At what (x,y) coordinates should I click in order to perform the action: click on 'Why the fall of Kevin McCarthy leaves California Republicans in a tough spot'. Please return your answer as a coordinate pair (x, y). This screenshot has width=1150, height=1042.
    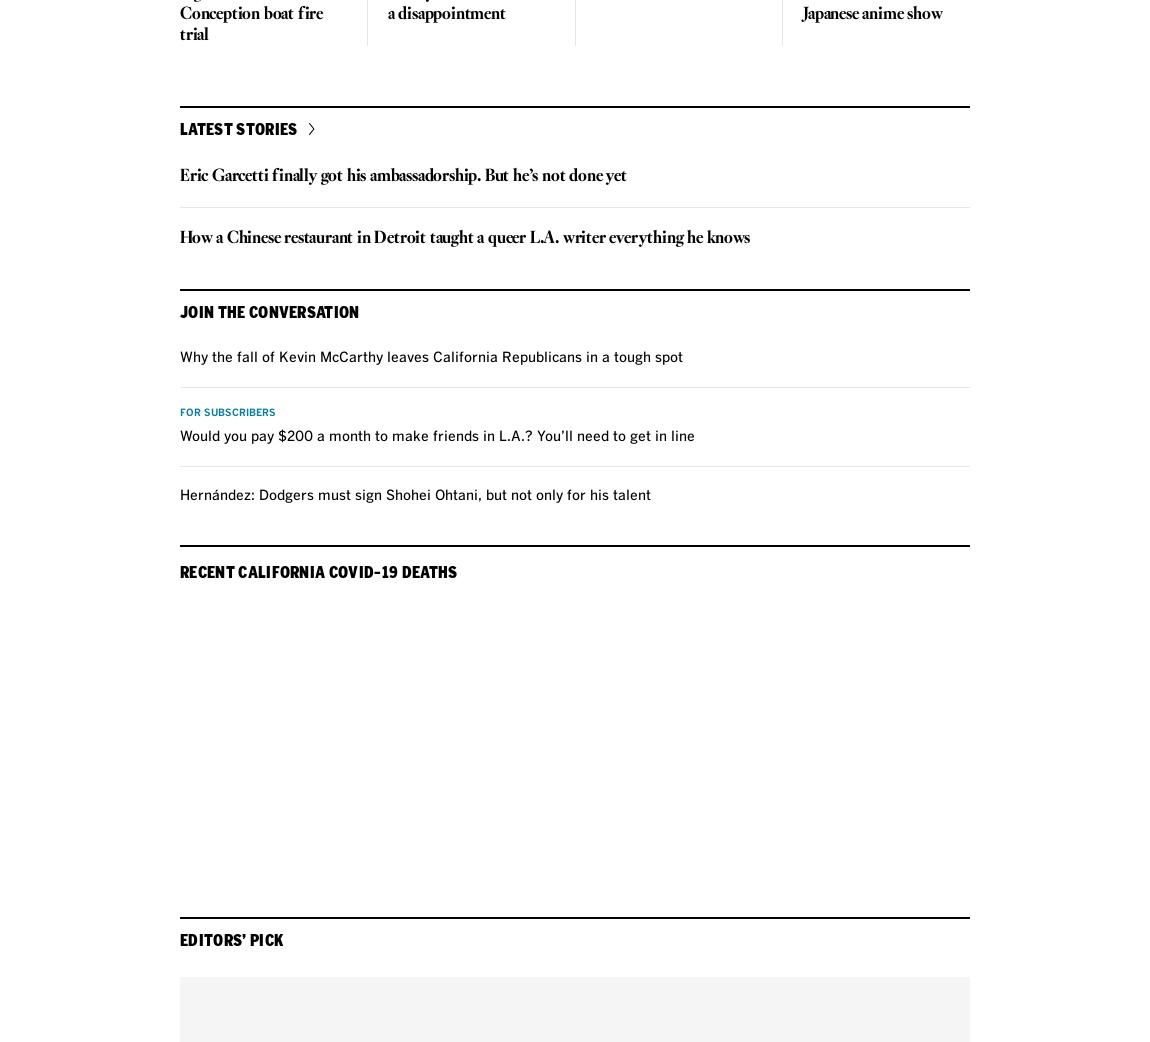
    Looking at the image, I should click on (178, 357).